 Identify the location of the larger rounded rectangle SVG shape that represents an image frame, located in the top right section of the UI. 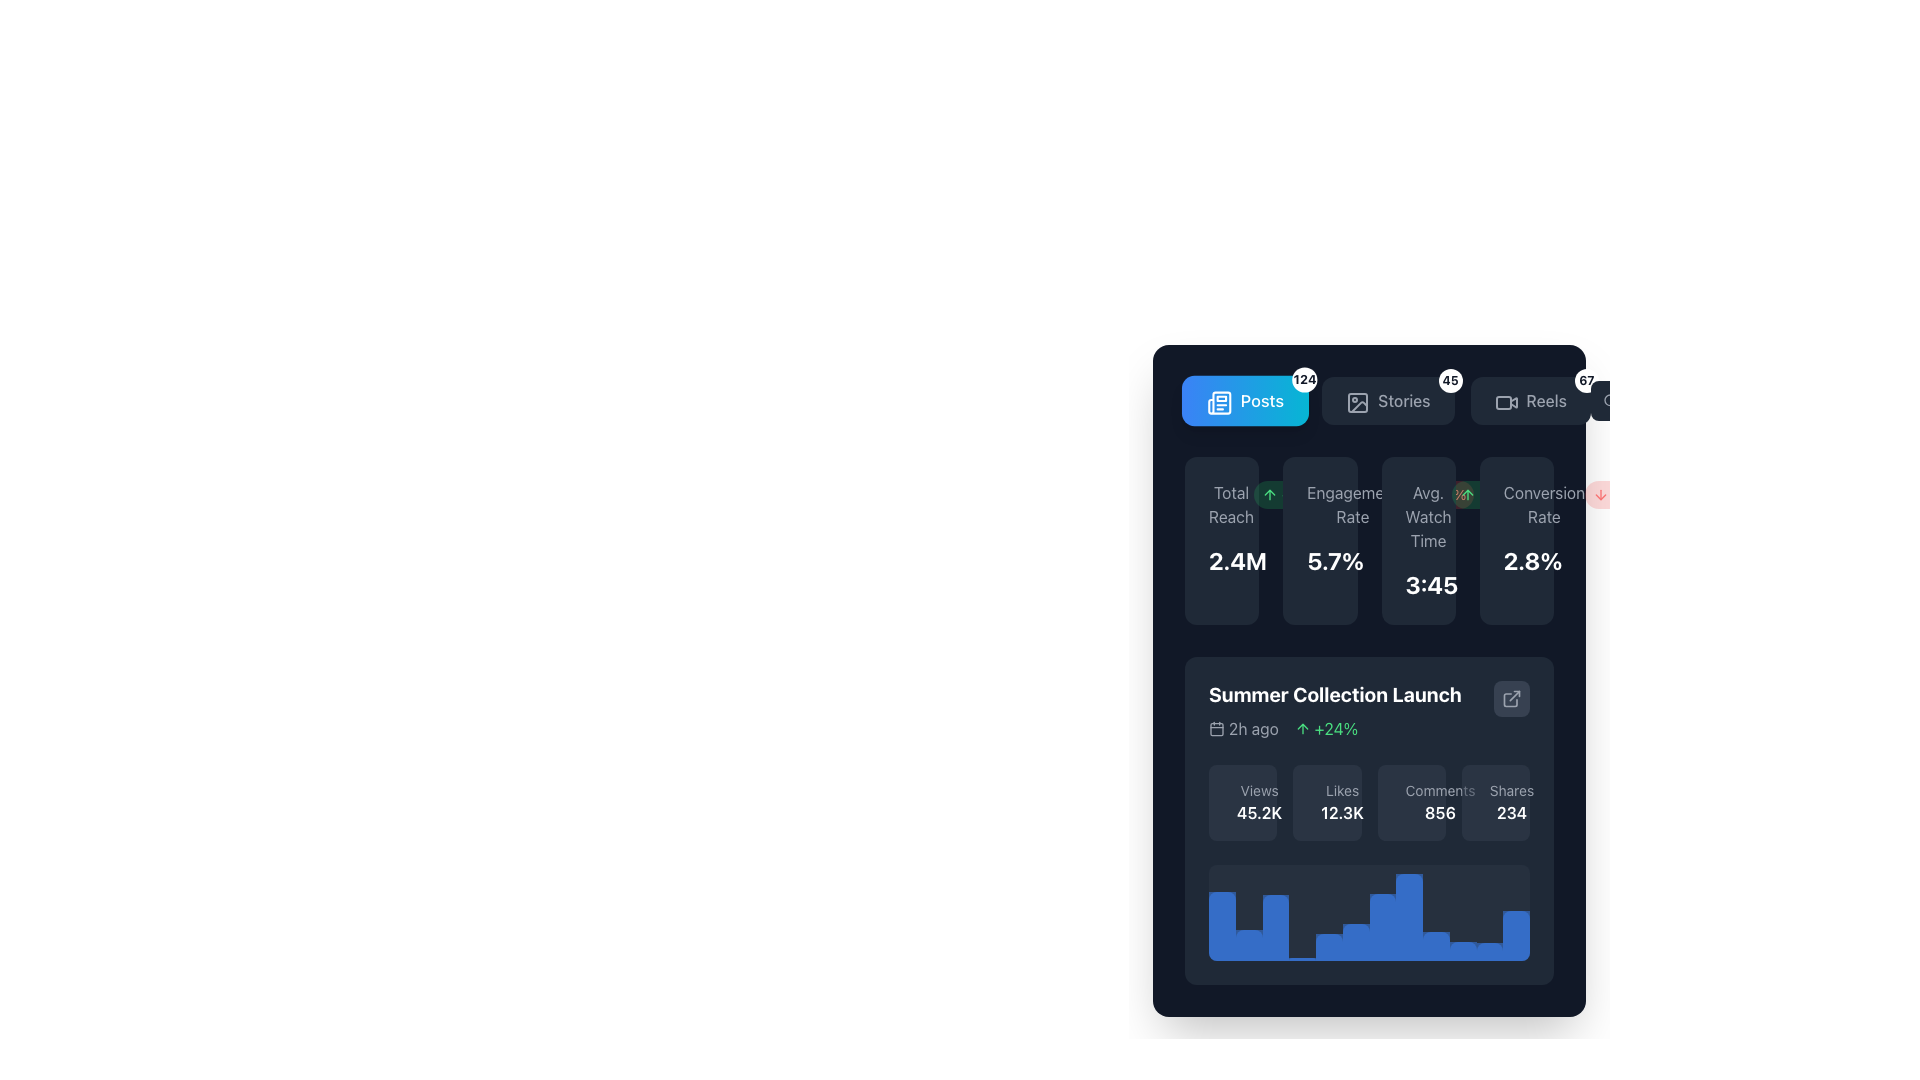
(1358, 402).